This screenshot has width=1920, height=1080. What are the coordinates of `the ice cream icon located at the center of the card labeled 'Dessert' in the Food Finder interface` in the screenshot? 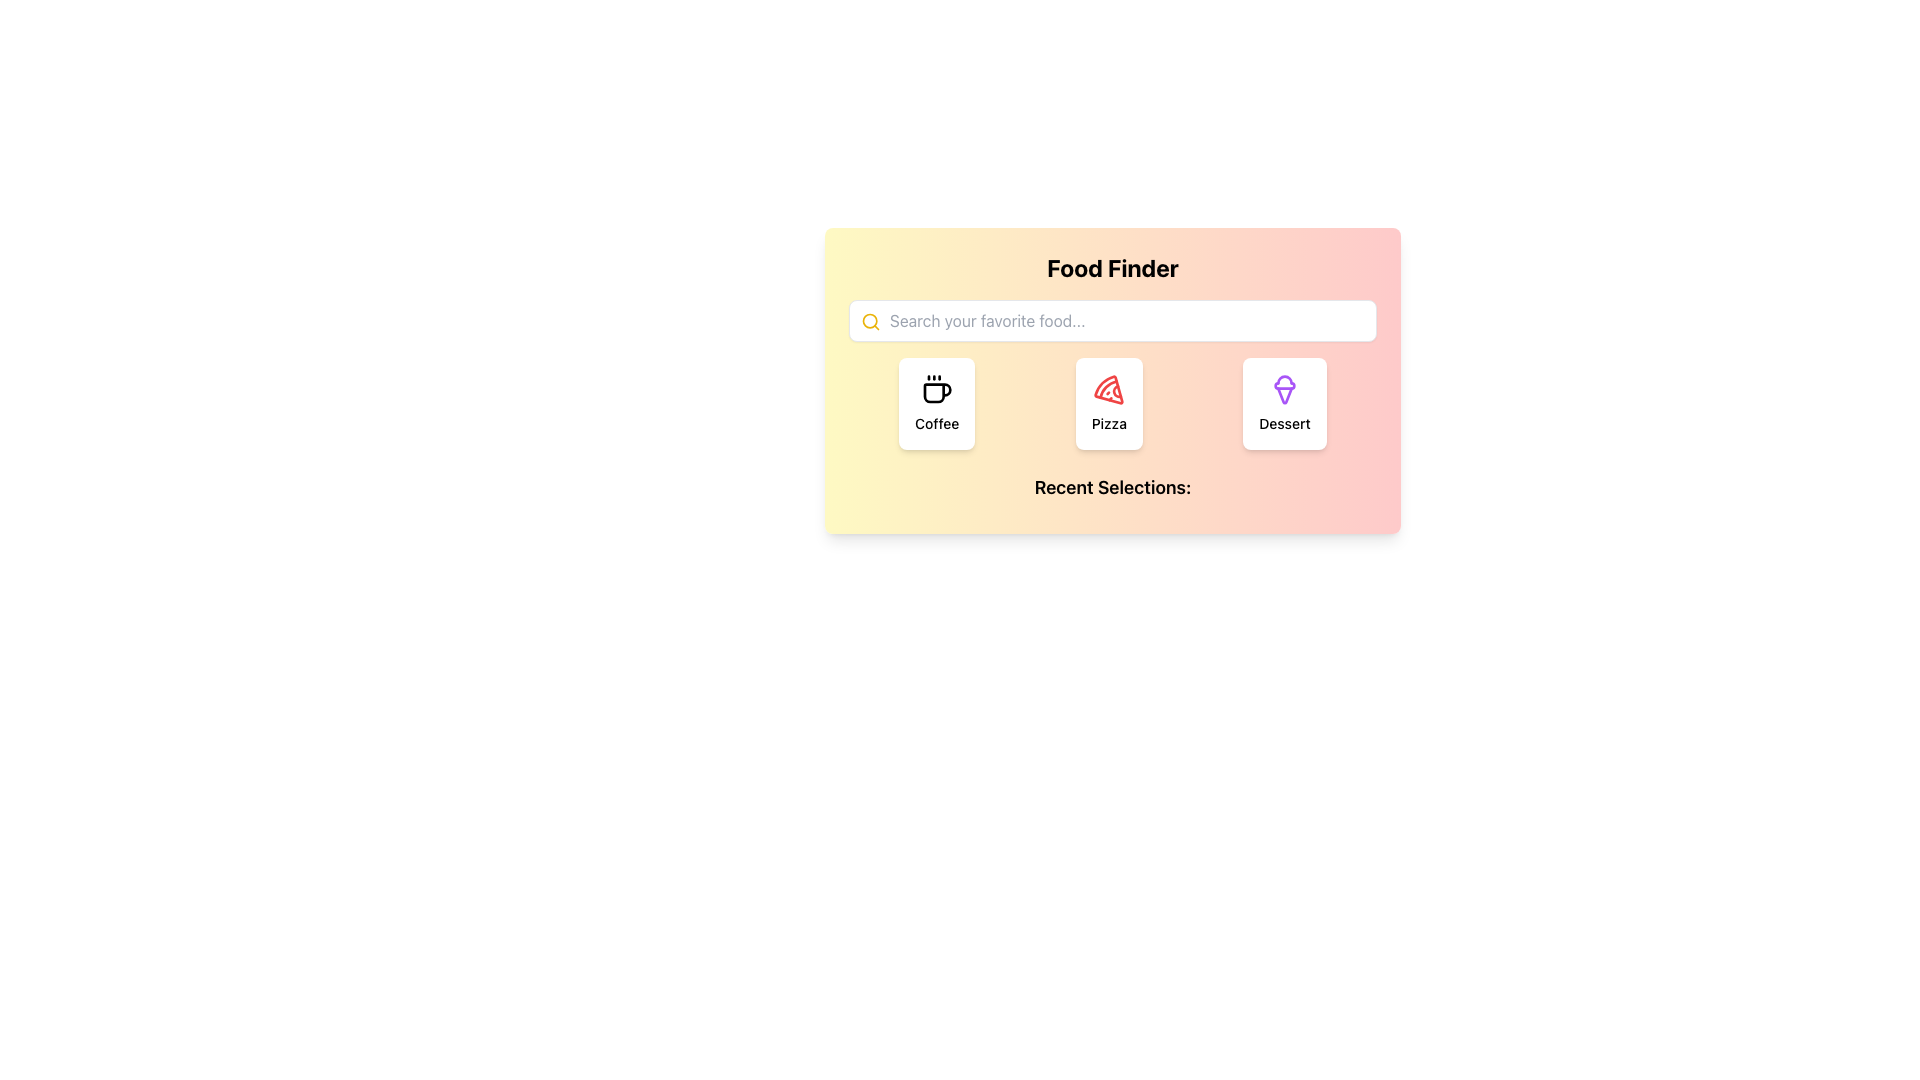 It's located at (1285, 389).